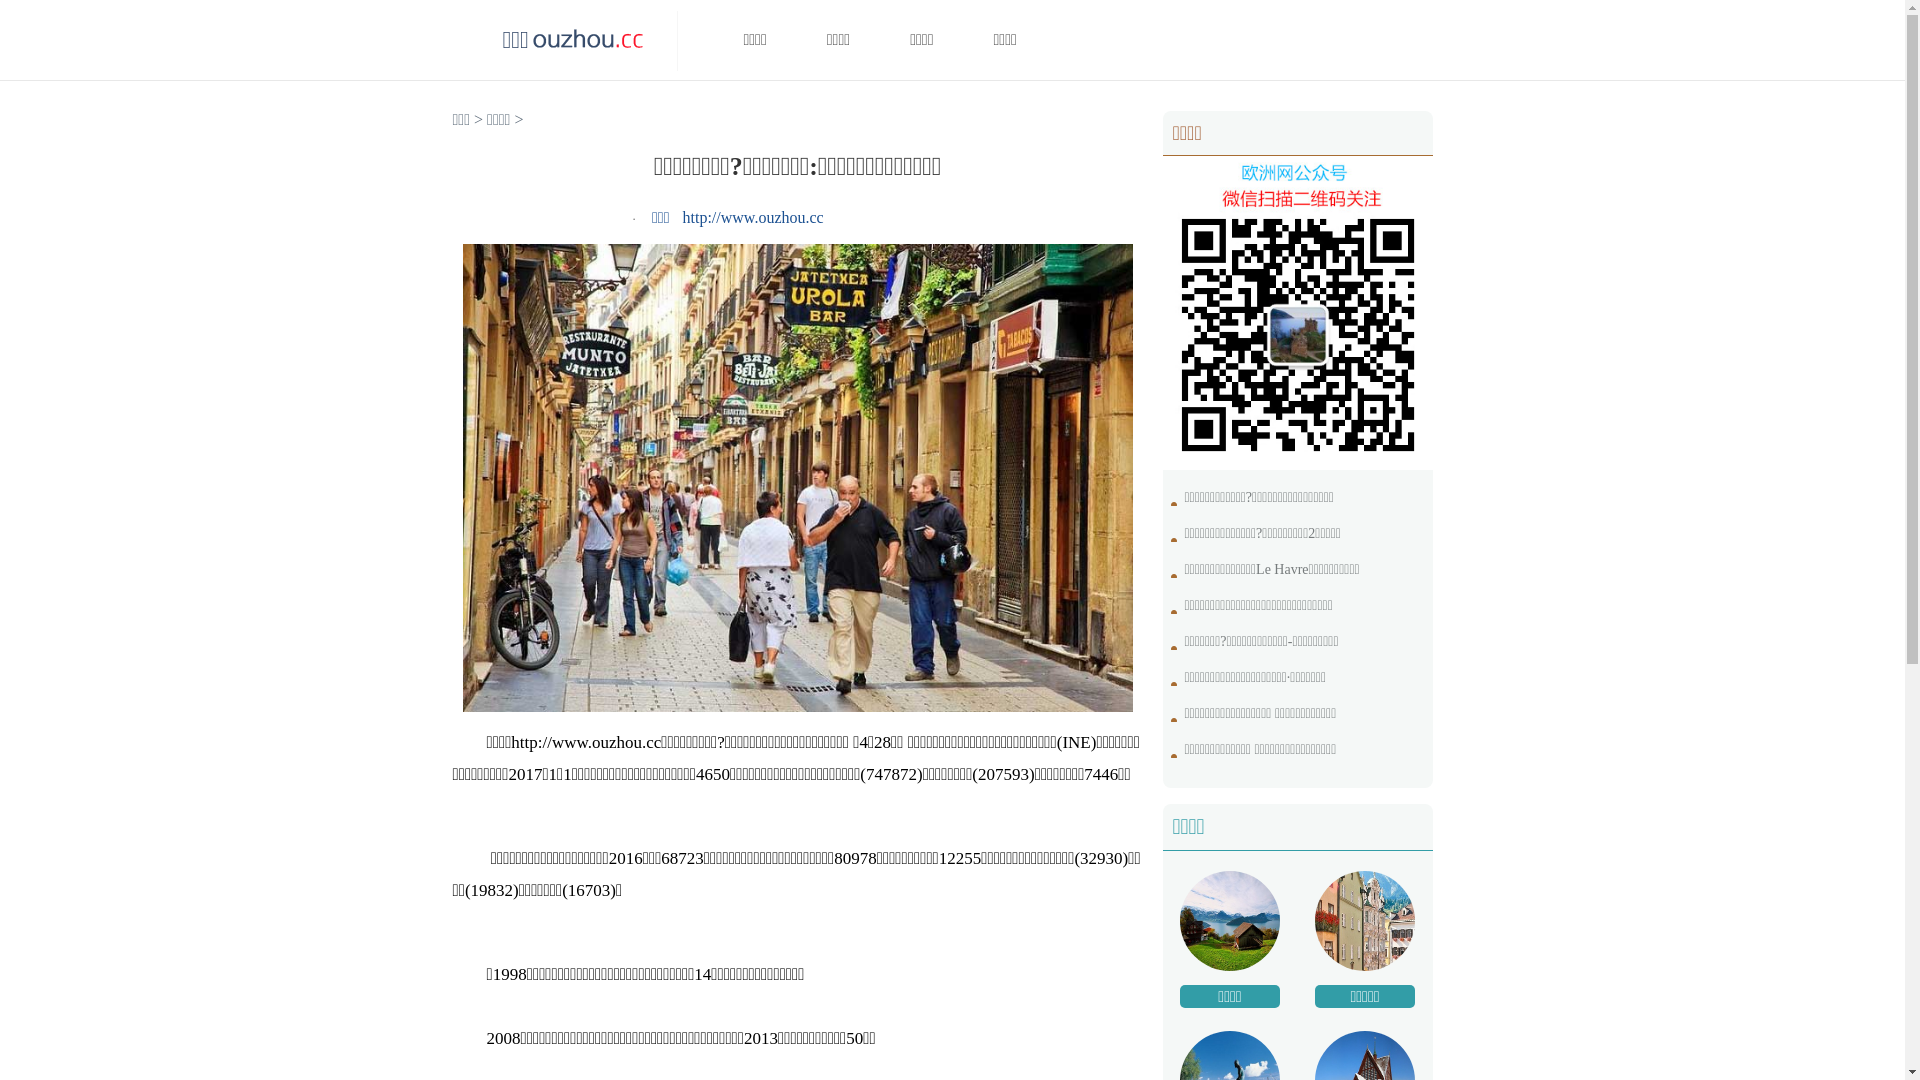 The height and width of the screenshot is (1080, 1920). Describe the element at coordinates (752, 217) in the screenshot. I see `'http://www.ouzhou.cc'` at that location.